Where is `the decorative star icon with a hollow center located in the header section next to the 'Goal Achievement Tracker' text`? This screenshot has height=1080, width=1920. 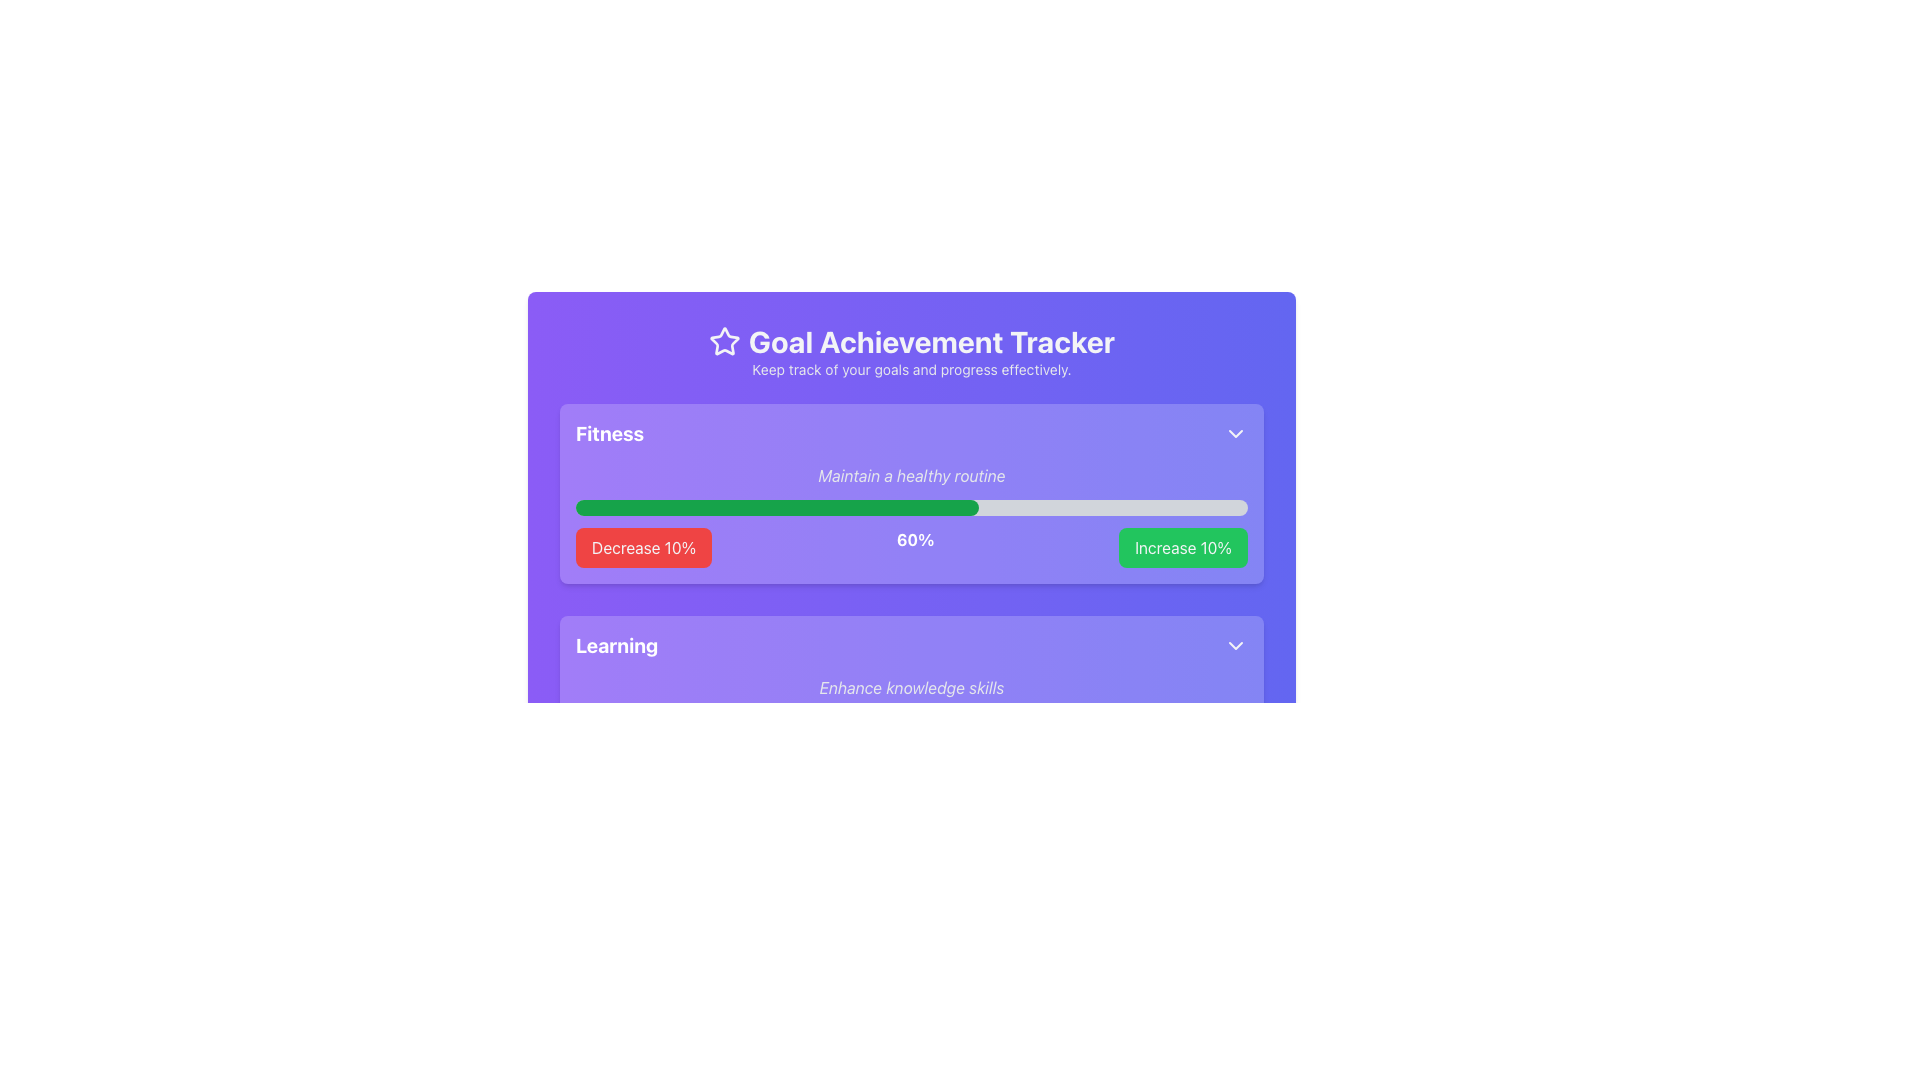
the decorative star icon with a hollow center located in the header section next to the 'Goal Achievement Tracker' text is located at coordinates (723, 340).